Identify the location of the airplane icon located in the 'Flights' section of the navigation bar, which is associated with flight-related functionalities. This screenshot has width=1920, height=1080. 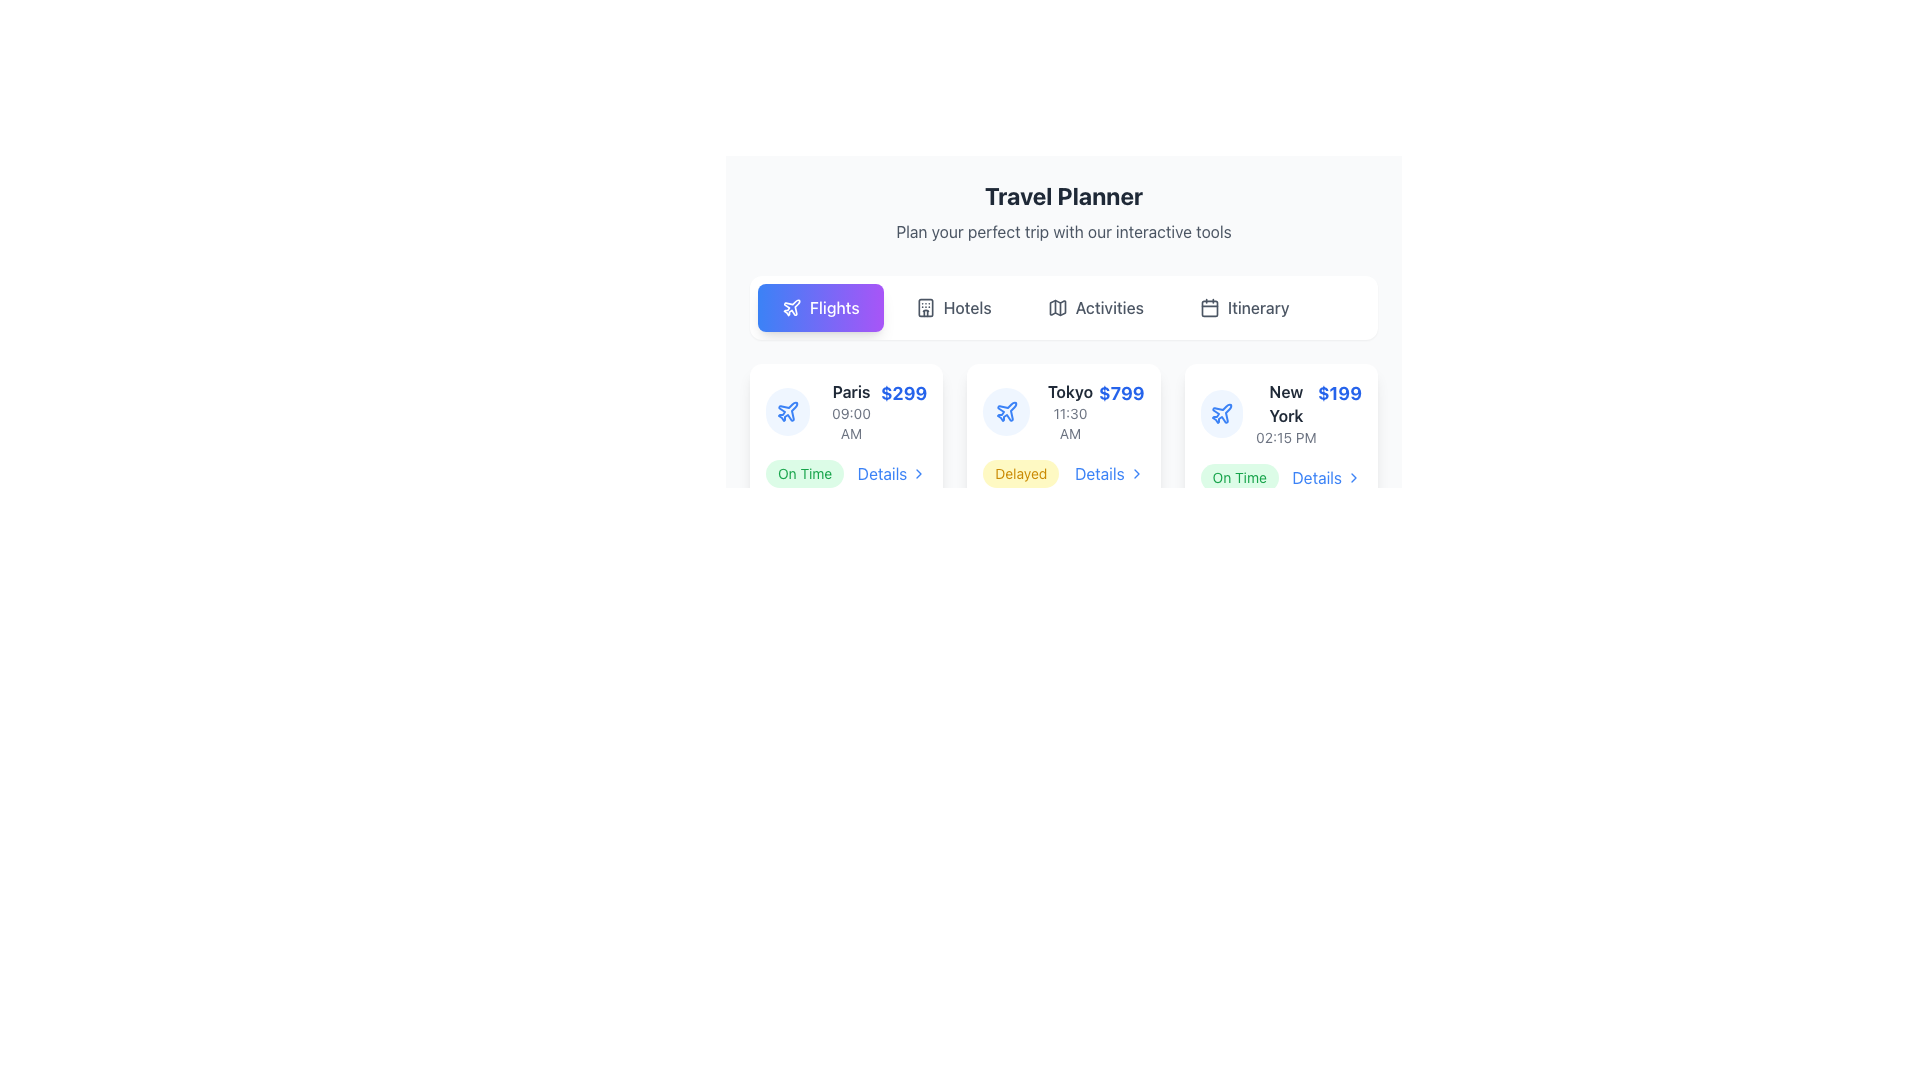
(791, 307).